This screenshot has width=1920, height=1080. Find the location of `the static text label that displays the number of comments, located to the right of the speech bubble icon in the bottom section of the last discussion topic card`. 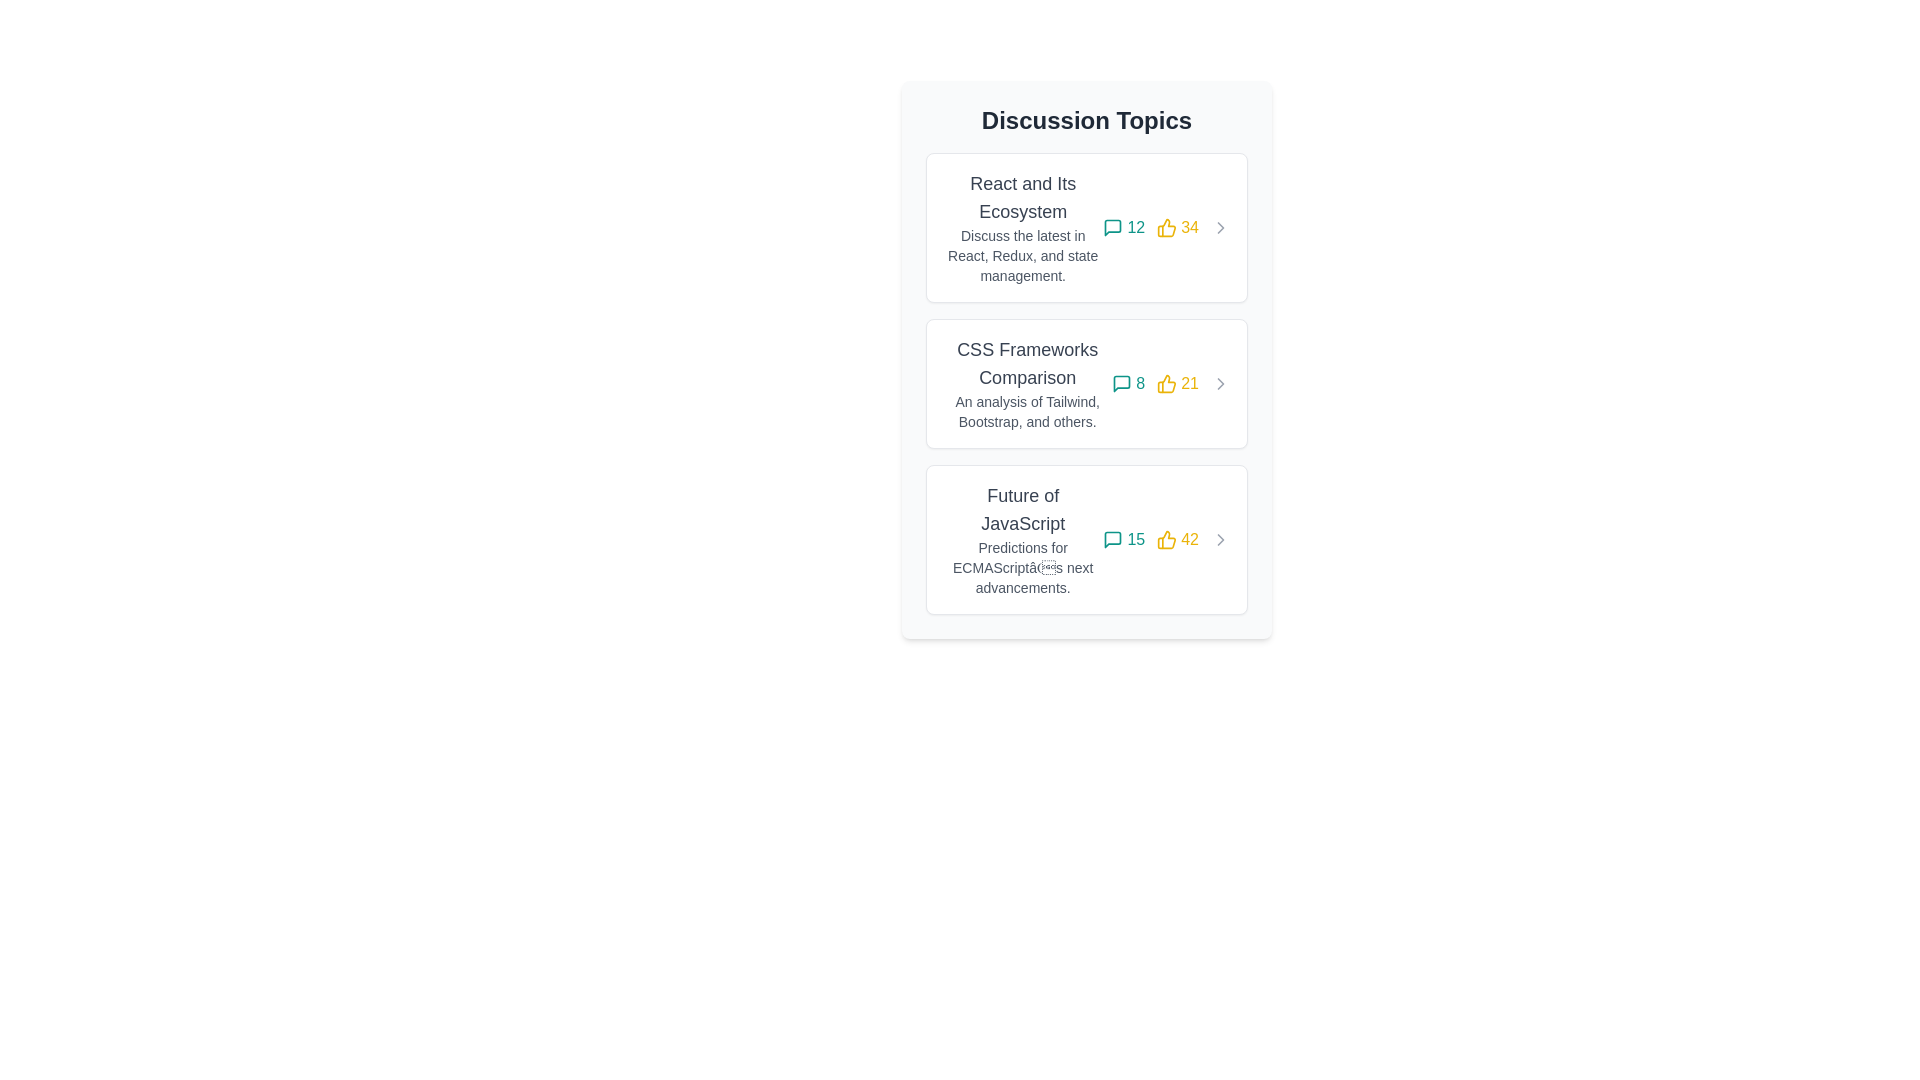

the static text label that displays the number of comments, located to the right of the speech bubble icon in the bottom section of the last discussion topic card is located at coordinates (1136, 540).